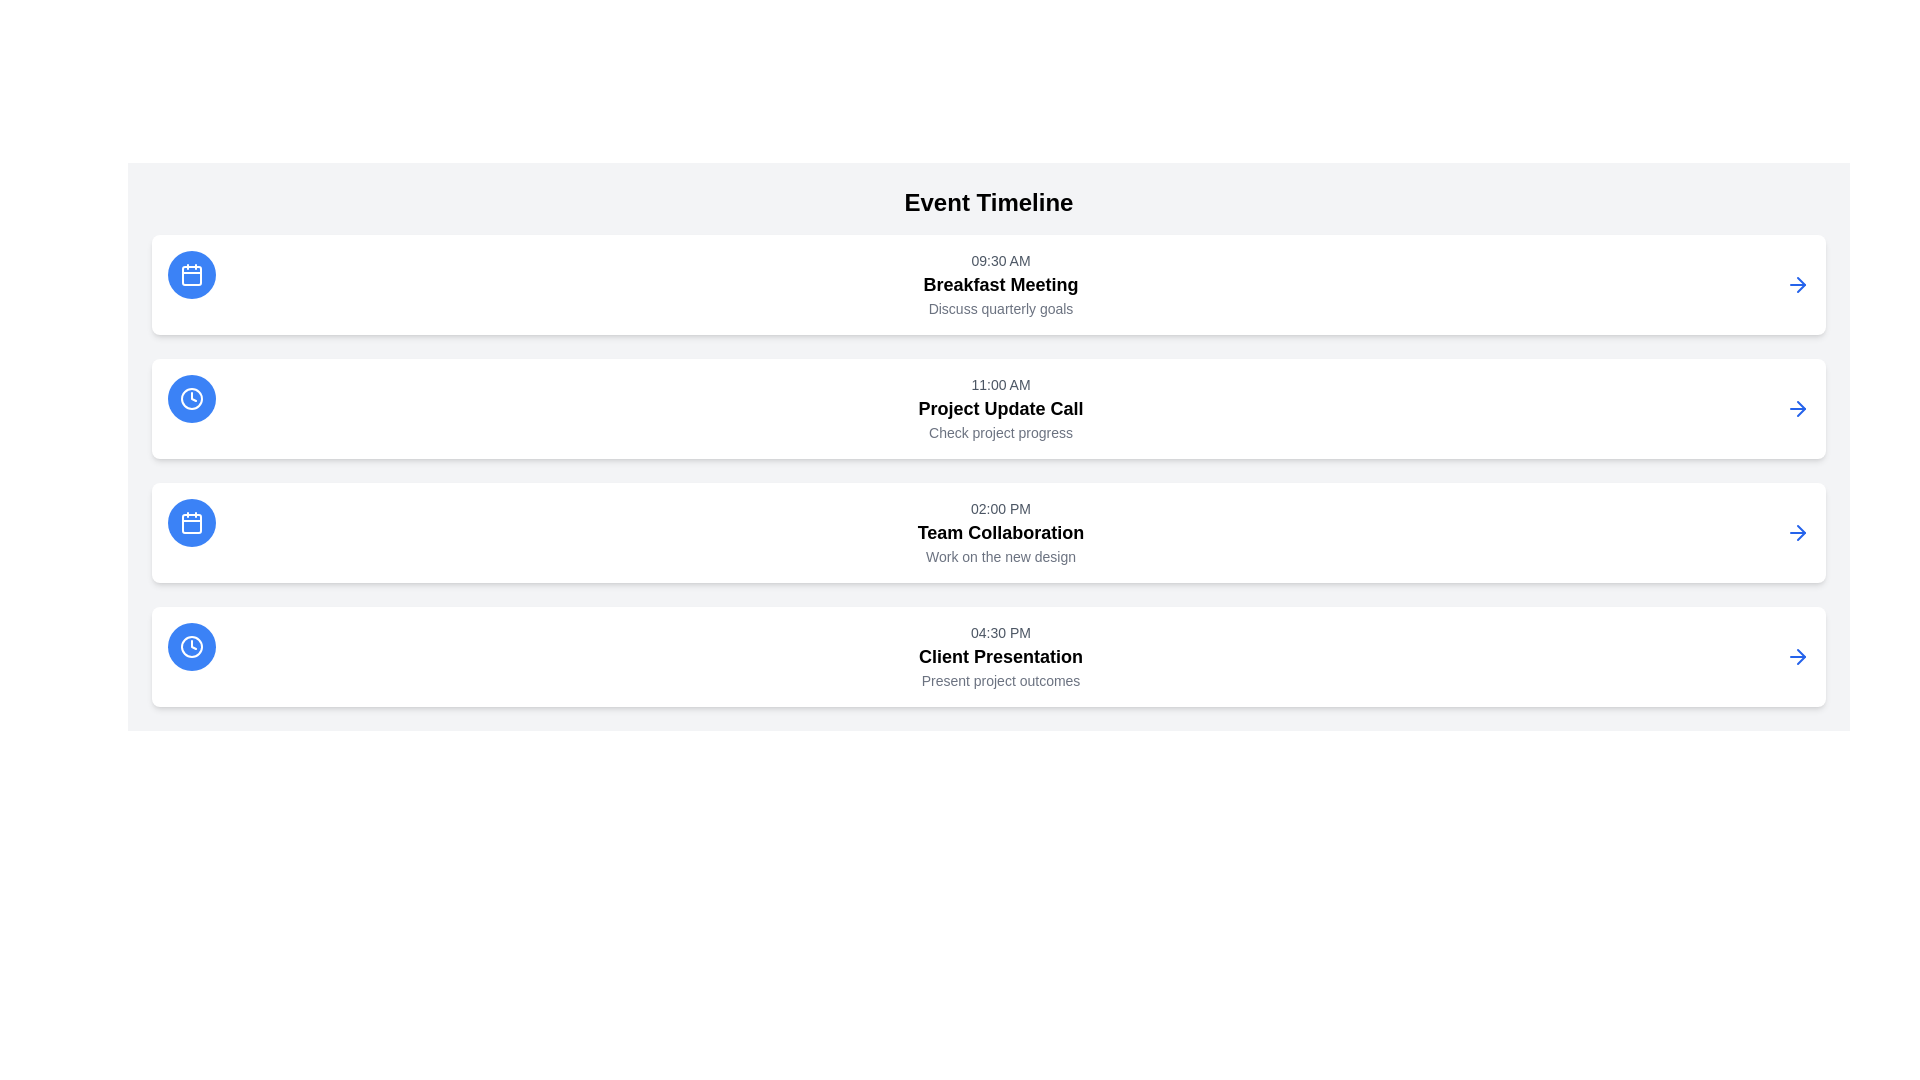  Describe the element at coordinates (1798, 531) in the screenshot. I see `the rightward blue arrow icon for navigation located on the rightmost side of the panel displaying event information for the 'Team Collaboration: Work on the new design' entry` at that location.